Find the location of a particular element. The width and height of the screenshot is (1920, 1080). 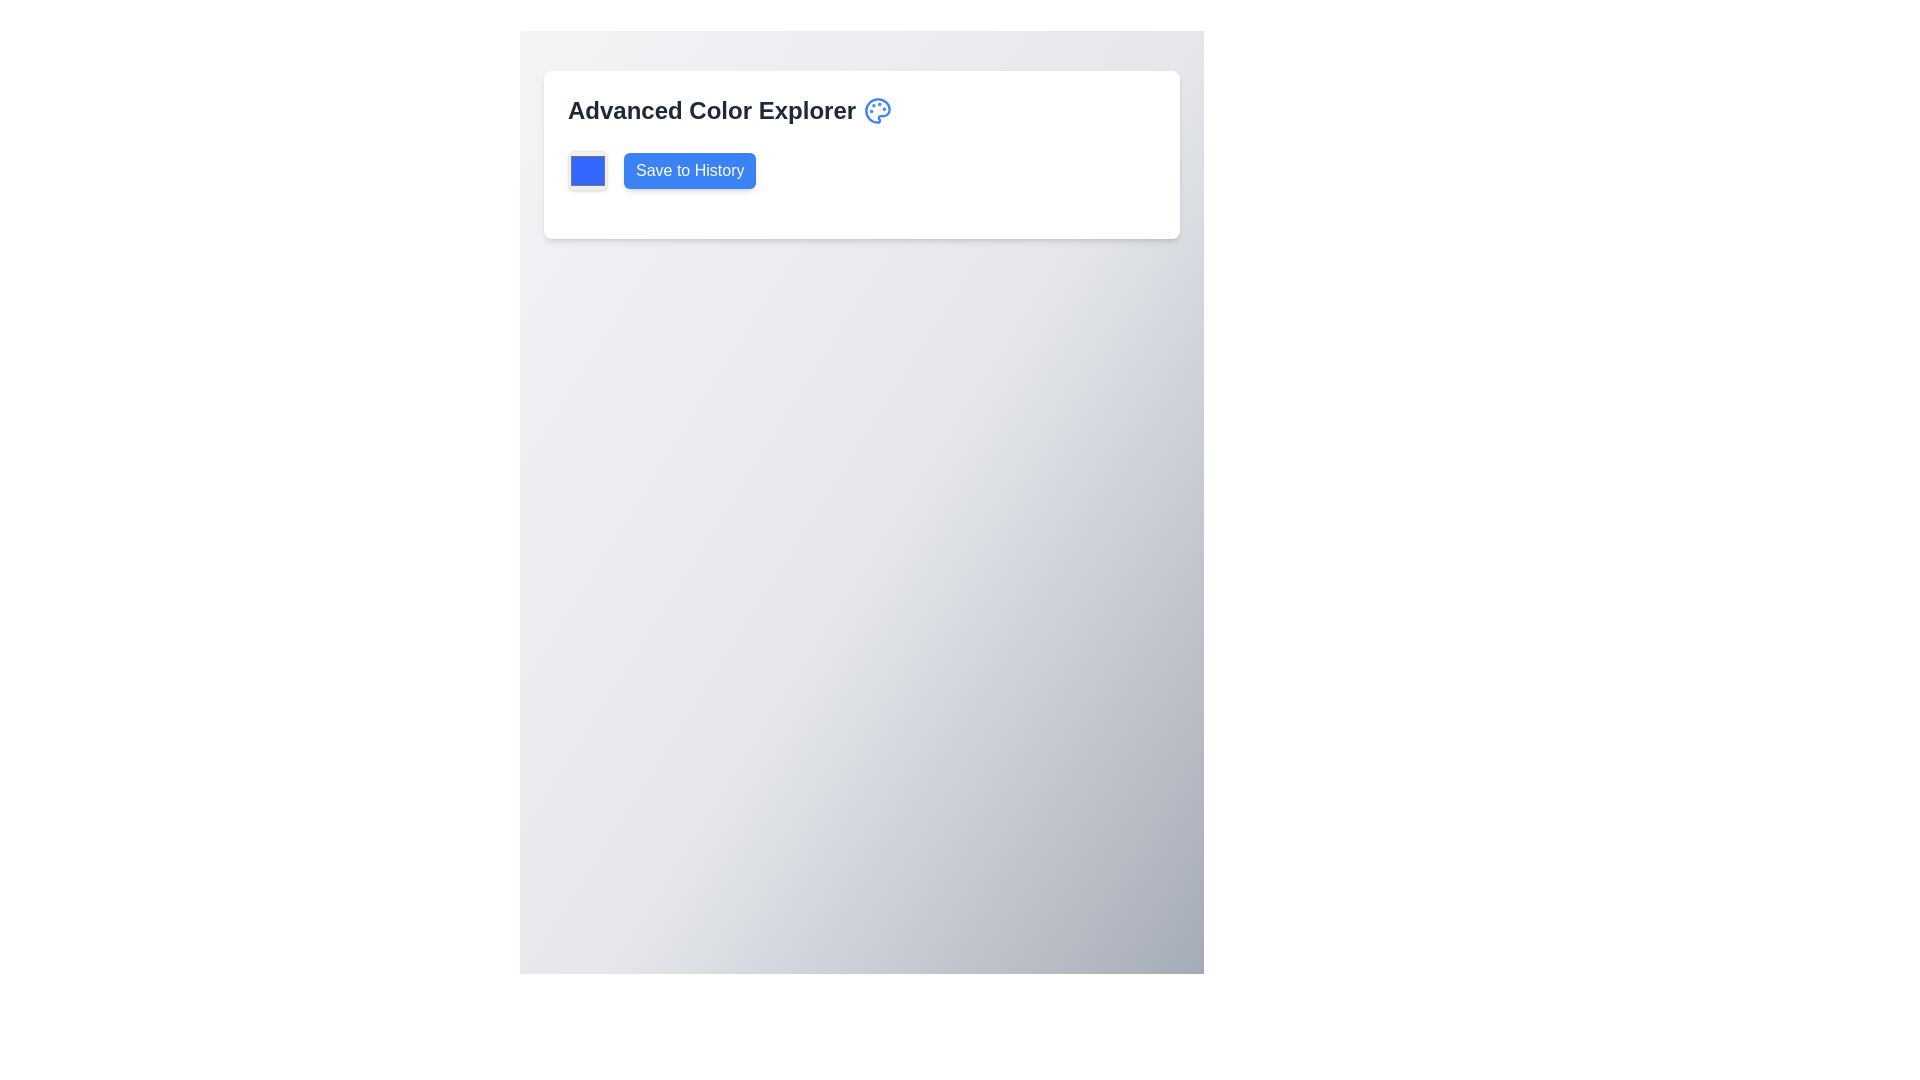

the decorative icon located at the top-right corner of the header section, adjacent to the 'Advanced Color Explorer' text to observe its tool-tip is located at coordinates (878, 111).